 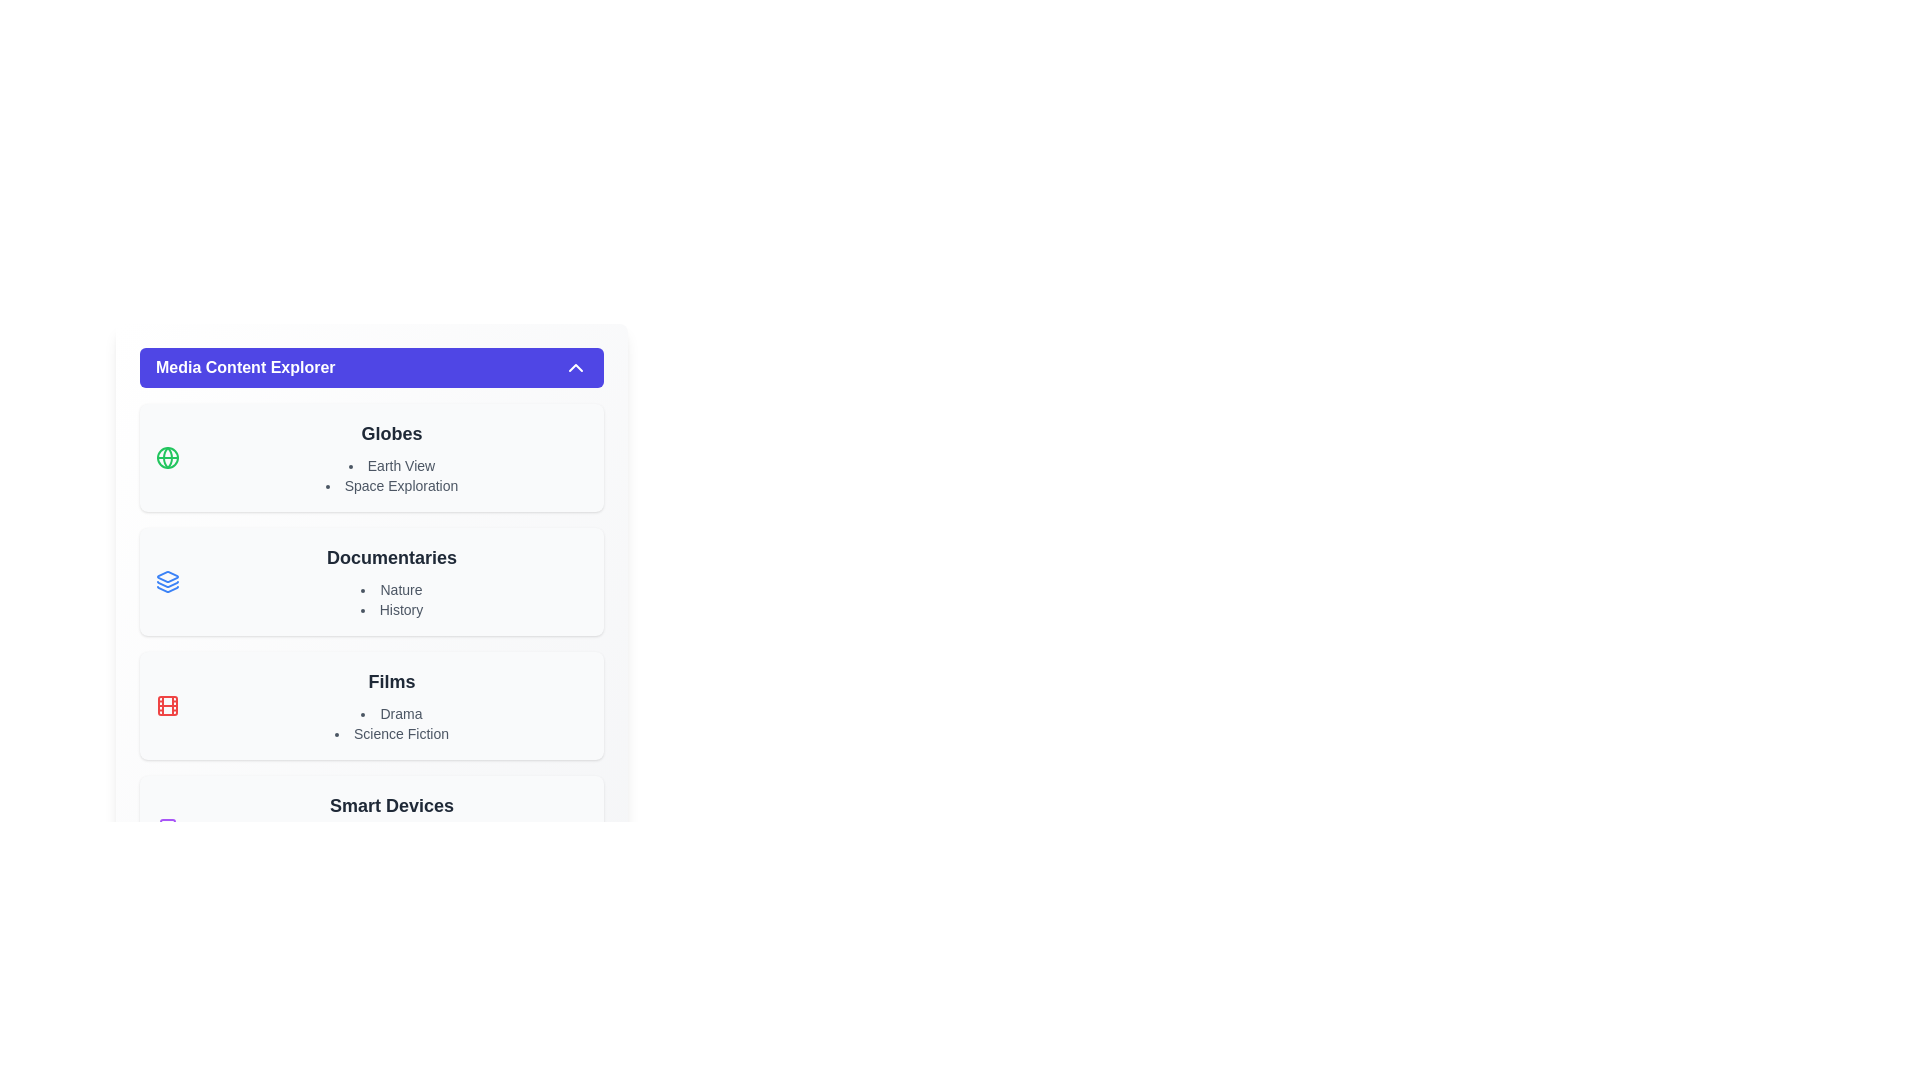 I want to click on to select the list item representing the category 'Space Exploration', which is the second item in the list under the heading 'Globes', so click(x=392, y=486).